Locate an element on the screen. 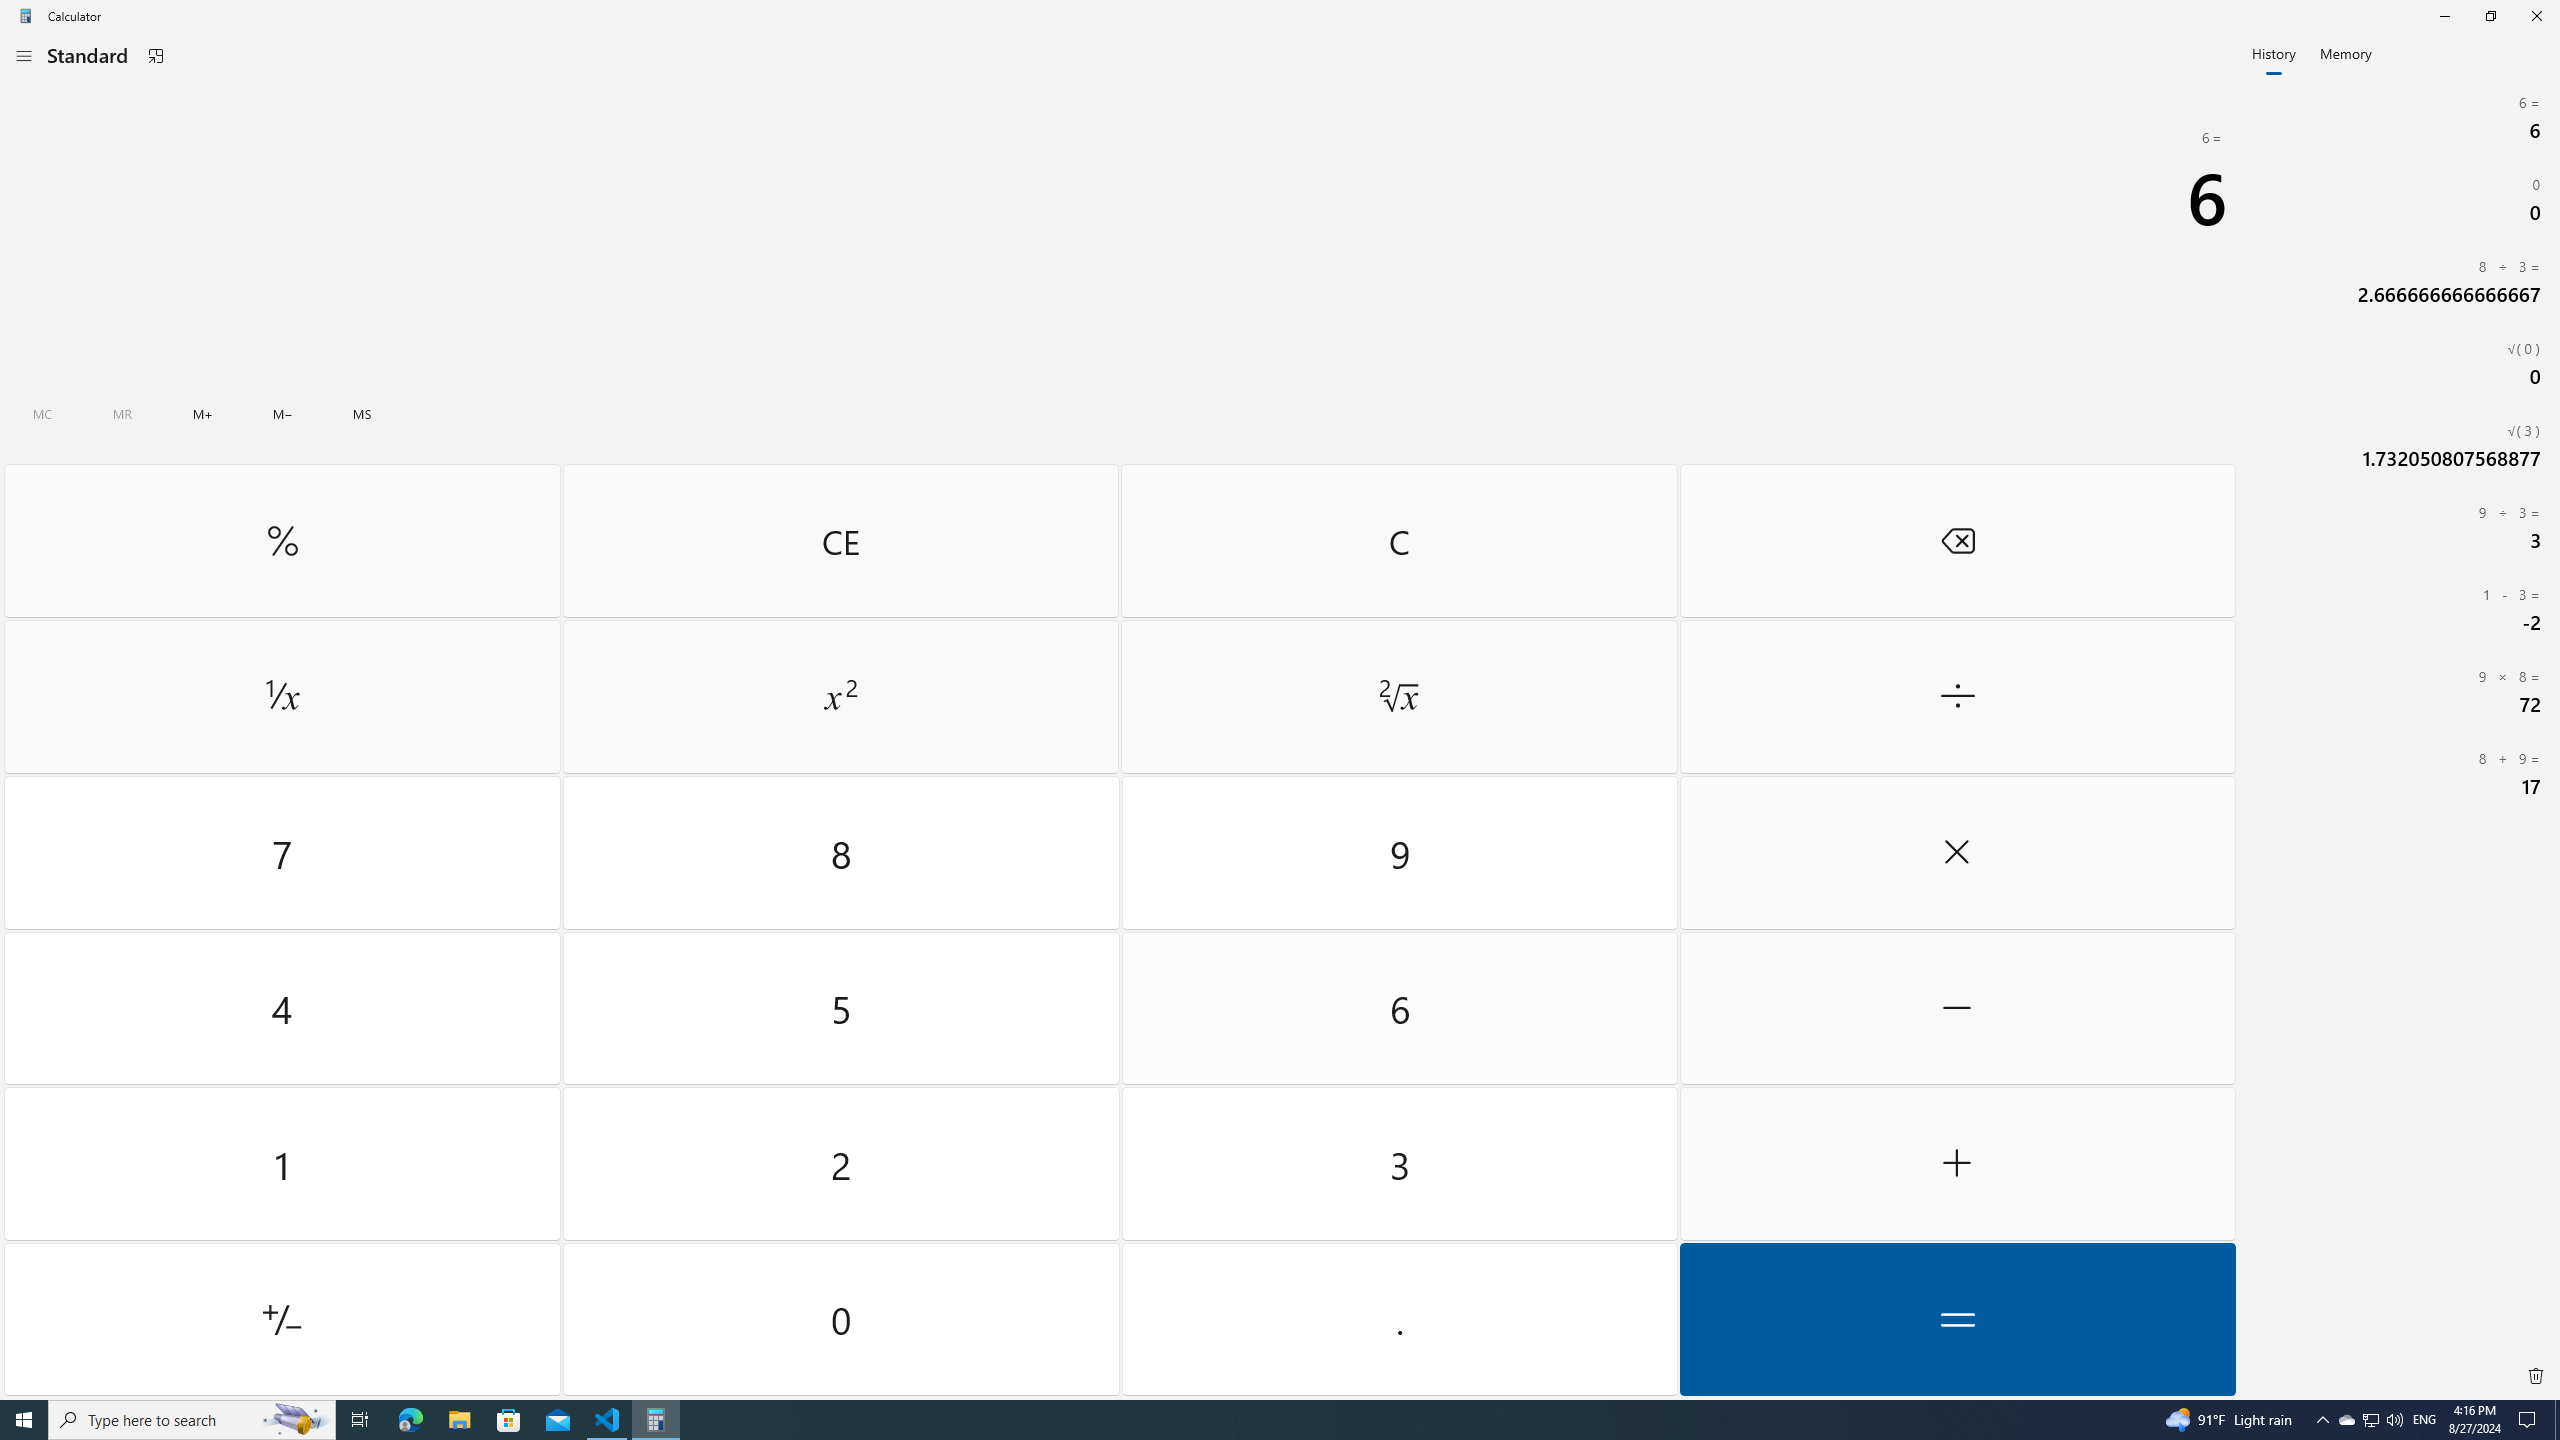 The width and height of the screenshot is (2560, 1440). 'Square root' is located at coordinates (1398, 697).